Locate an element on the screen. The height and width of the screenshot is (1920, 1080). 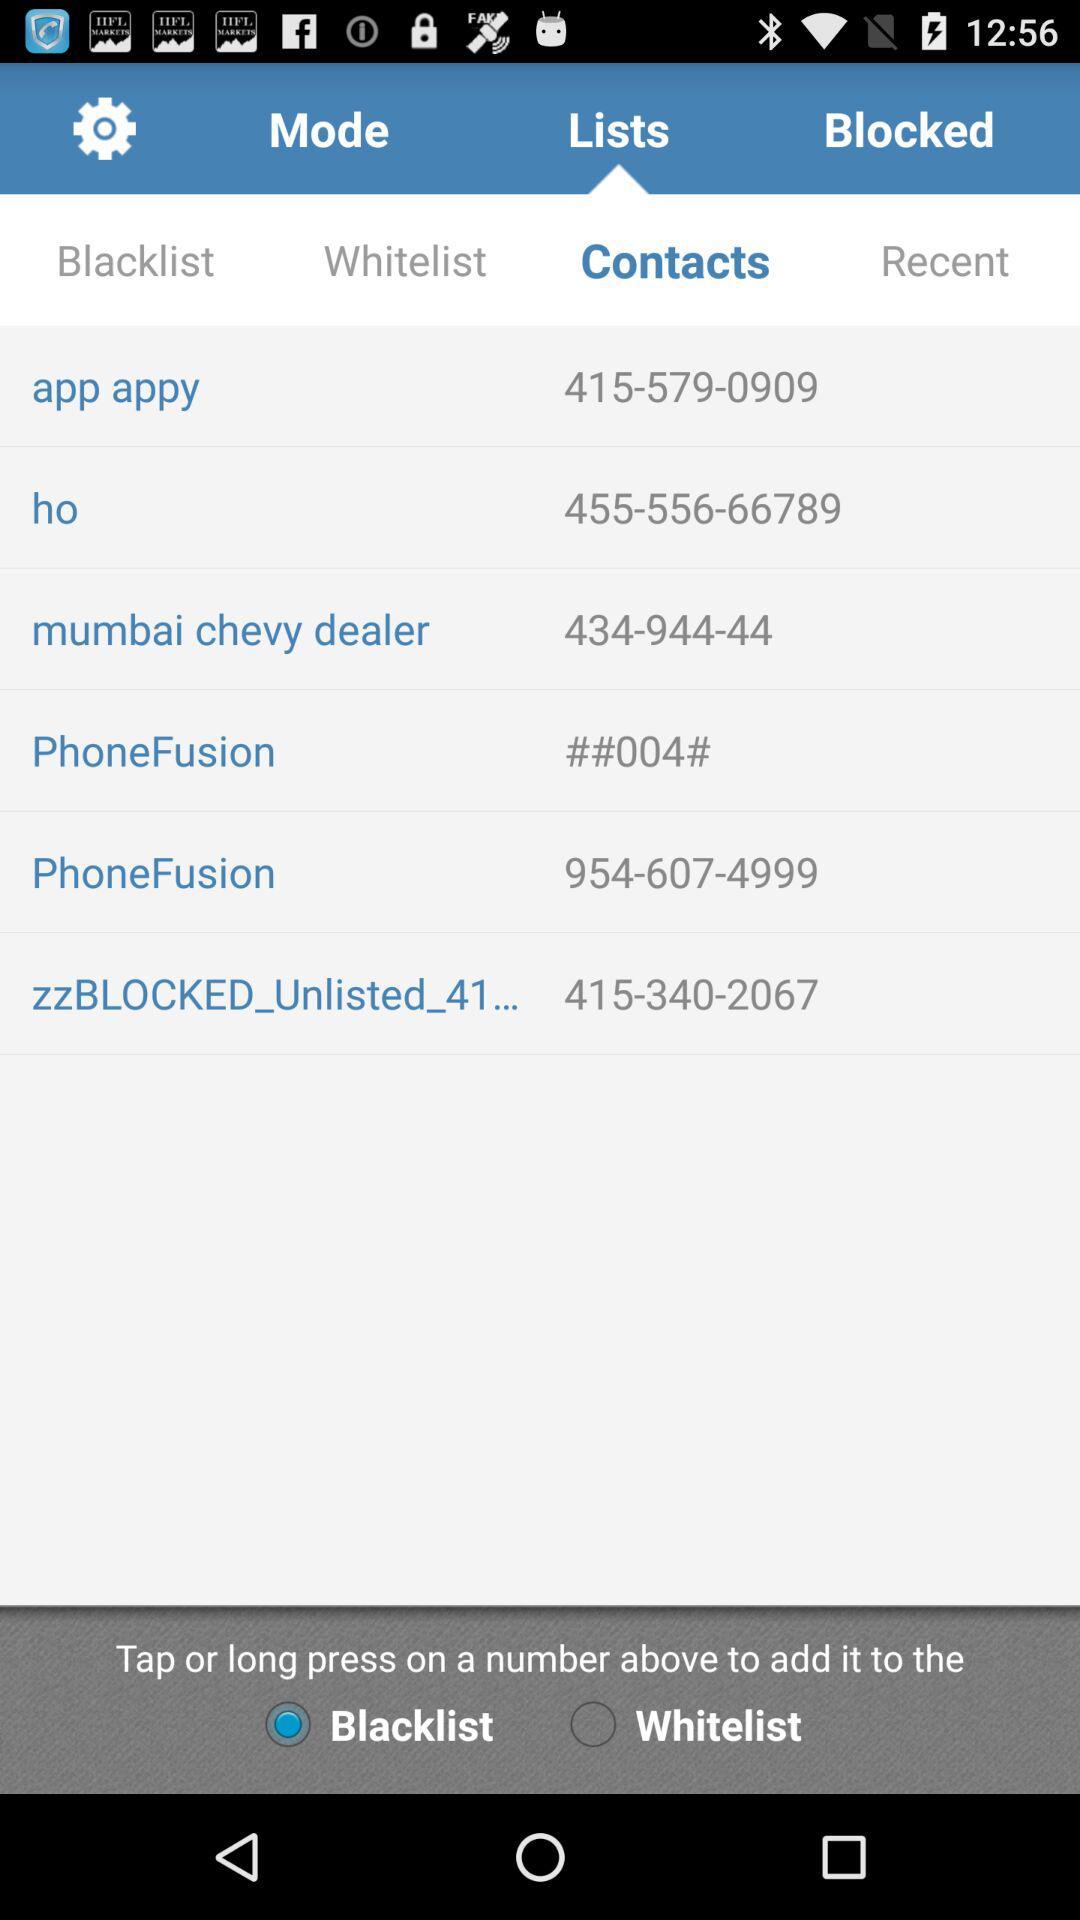
the icon to the left of 455-556-66789 item is located at coordinates (281, 507).